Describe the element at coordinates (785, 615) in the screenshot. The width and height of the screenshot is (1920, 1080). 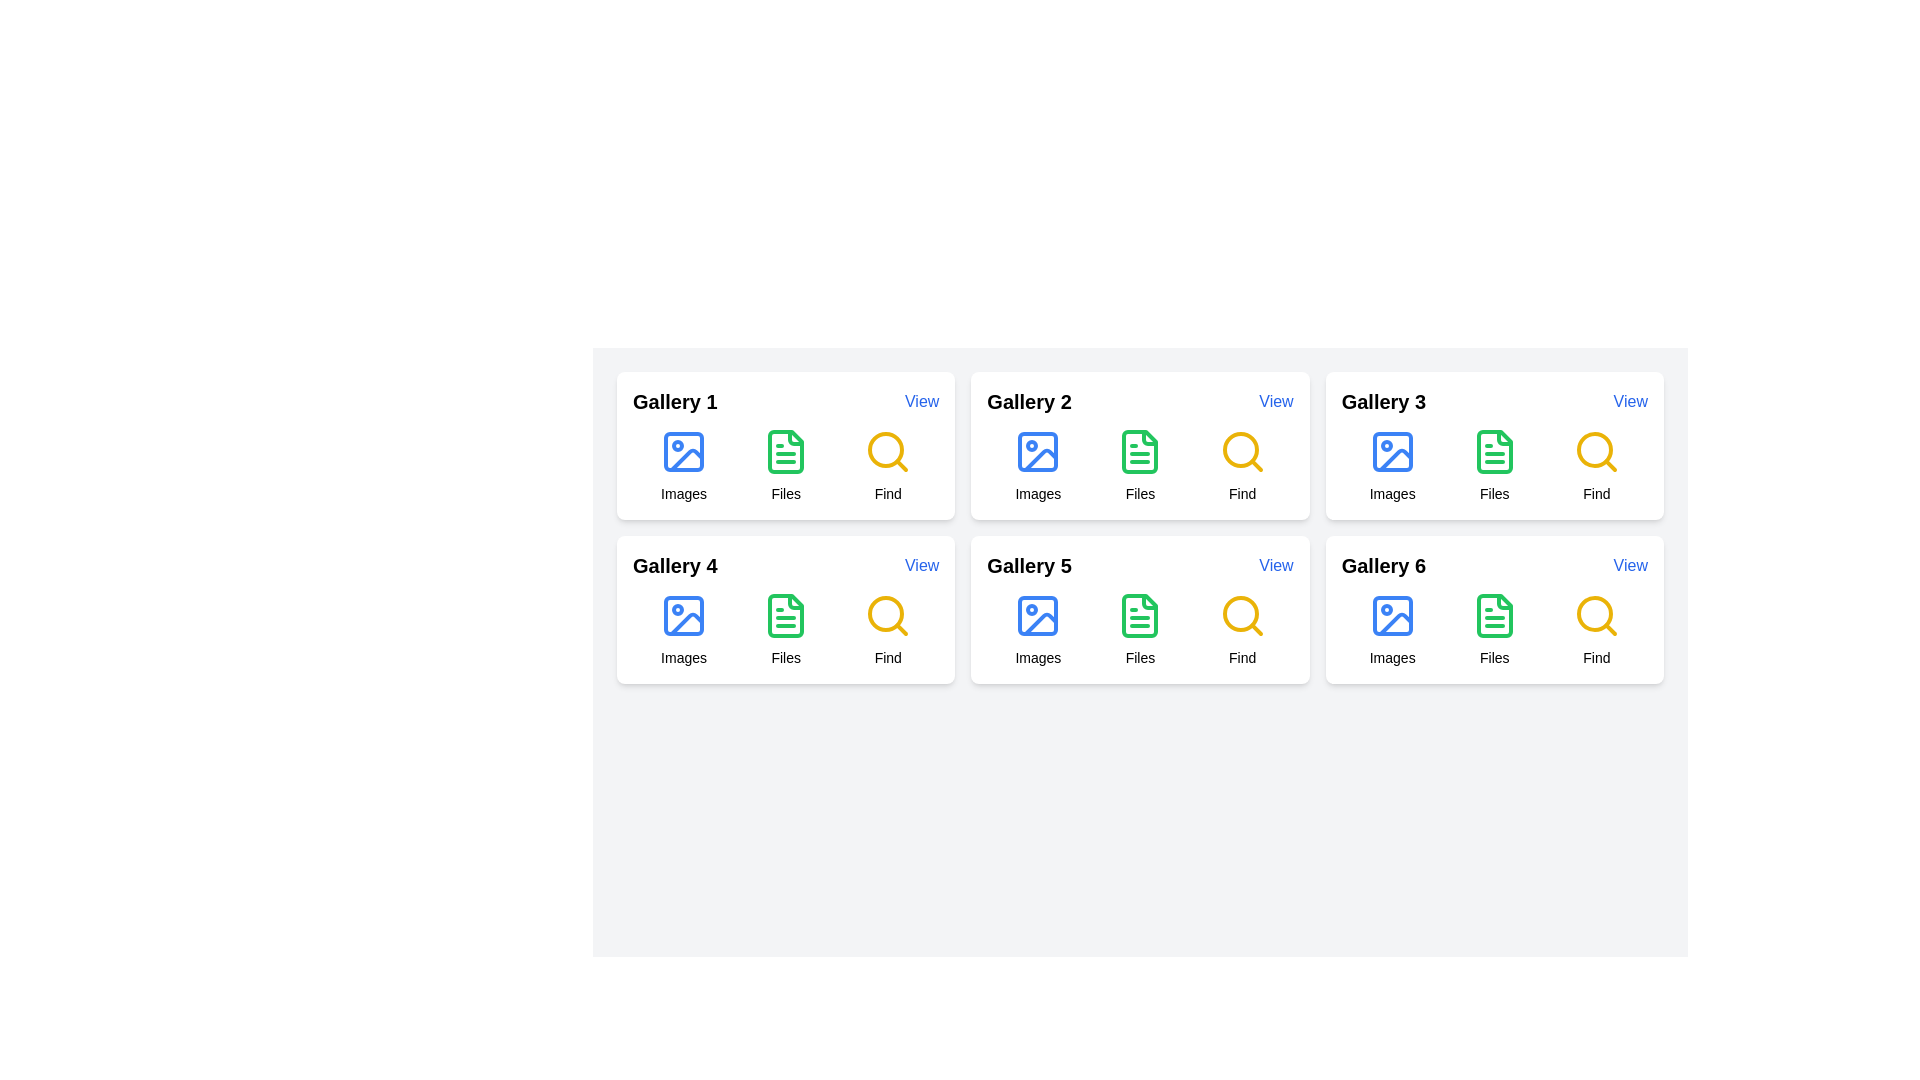
I see `the green document icon located in the 'Gallery 4' box, positioned above the 'Files' label and between the 'Images' icon and 'Find' icon` at that location.